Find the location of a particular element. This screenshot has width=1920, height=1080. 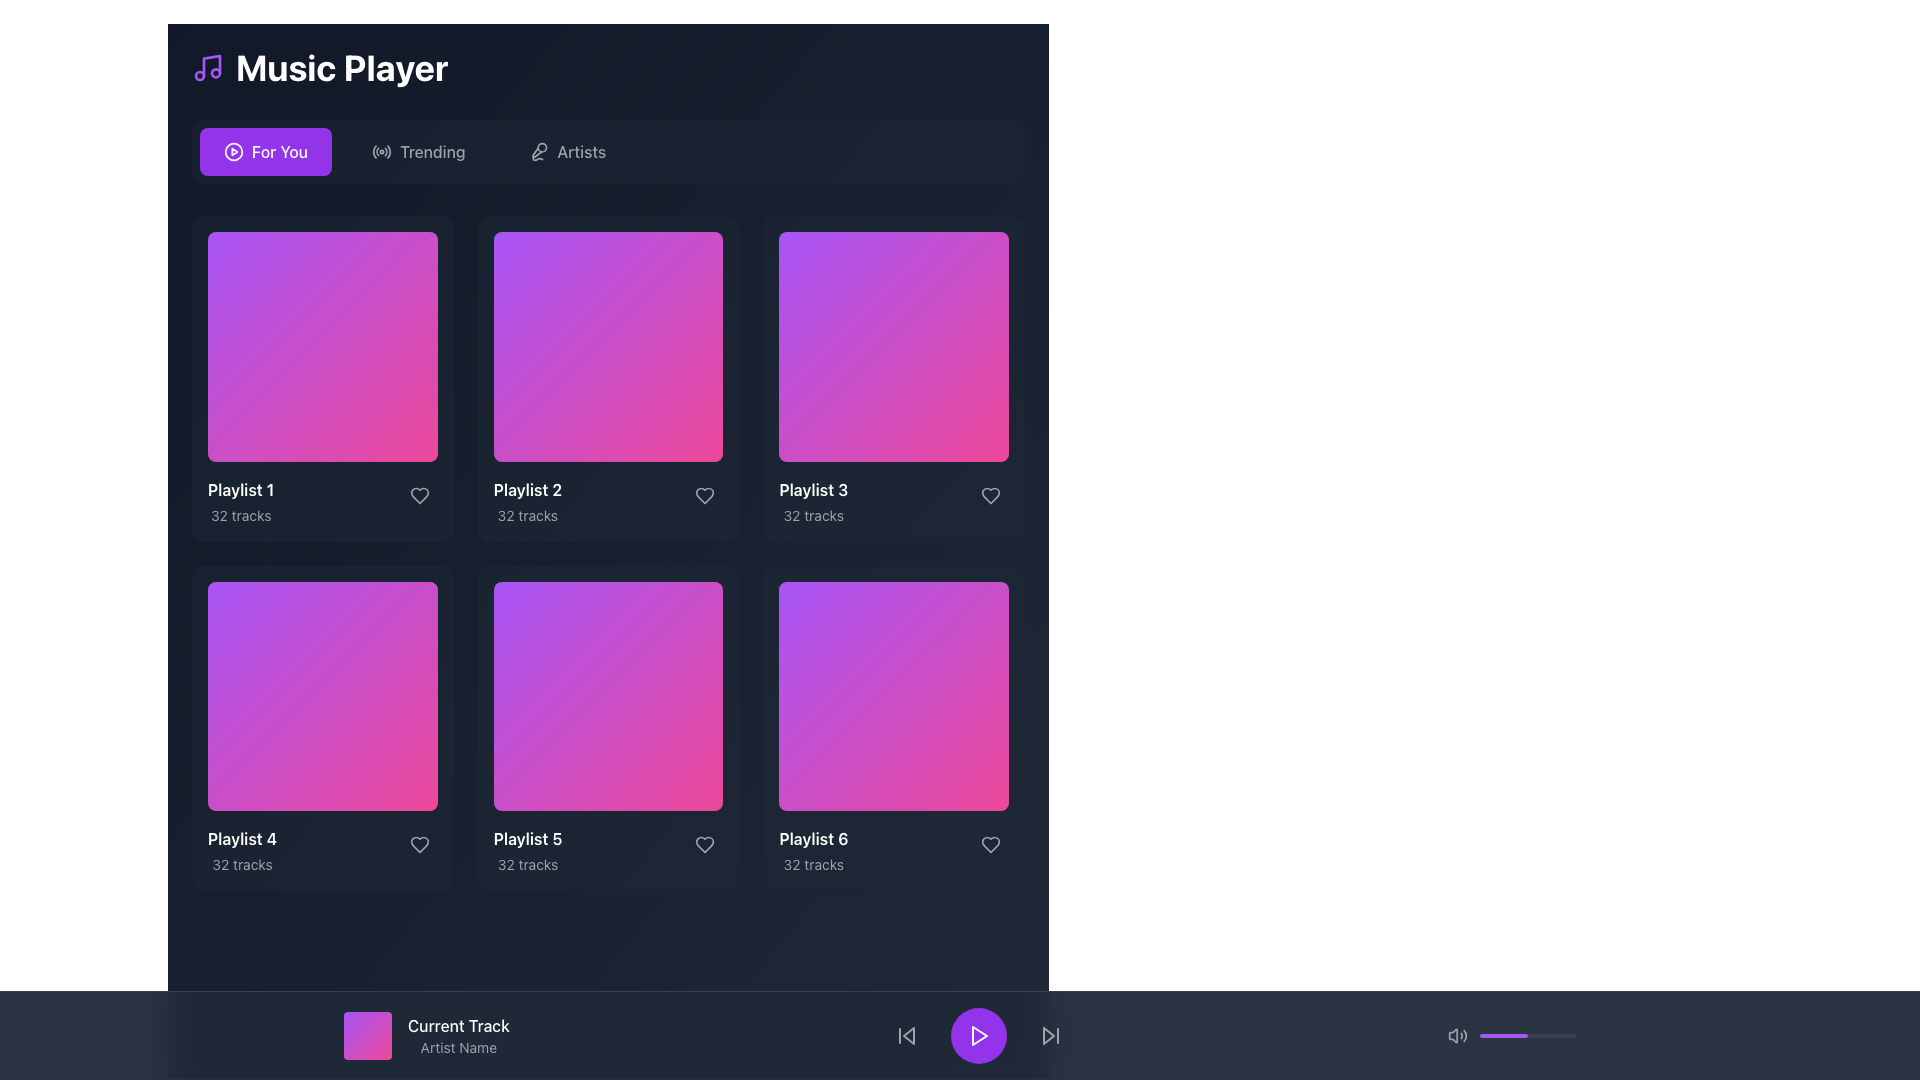

the heart icon located in the lower-right corner of the 'Playlist 3' card is located at coordinates (990, 495).